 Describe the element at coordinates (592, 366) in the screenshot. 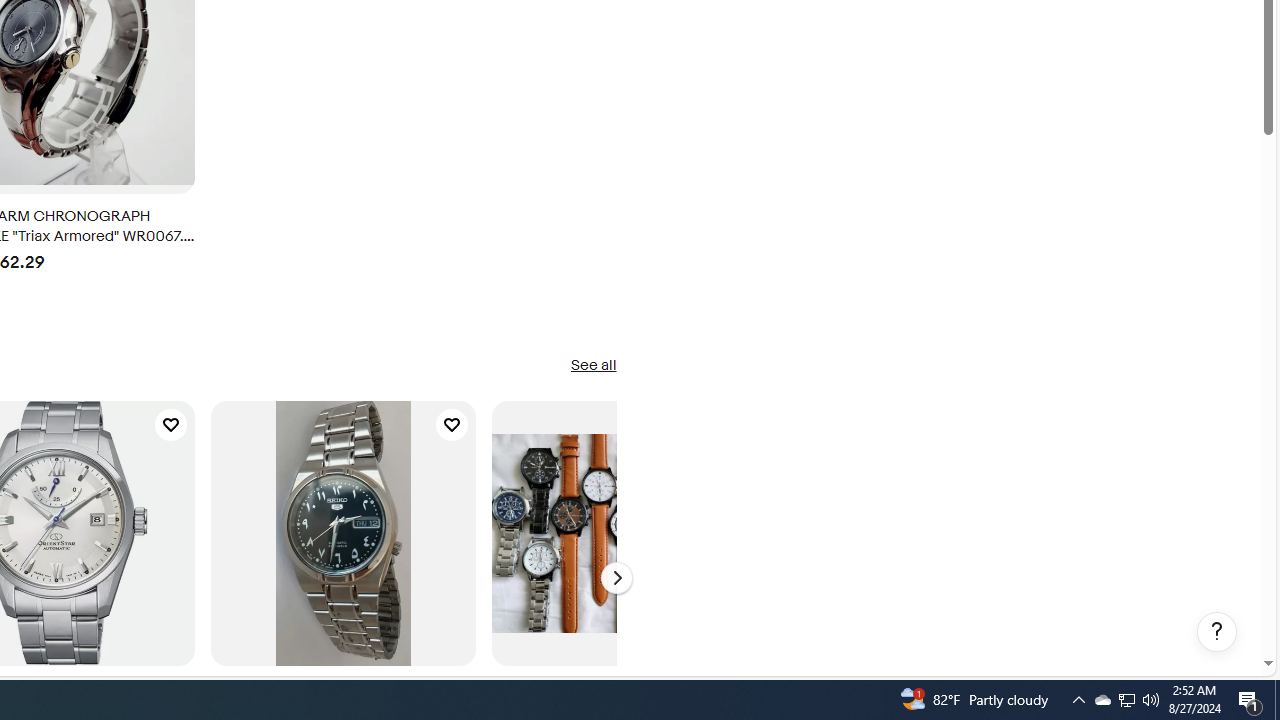

I see `'See all'` at that location.